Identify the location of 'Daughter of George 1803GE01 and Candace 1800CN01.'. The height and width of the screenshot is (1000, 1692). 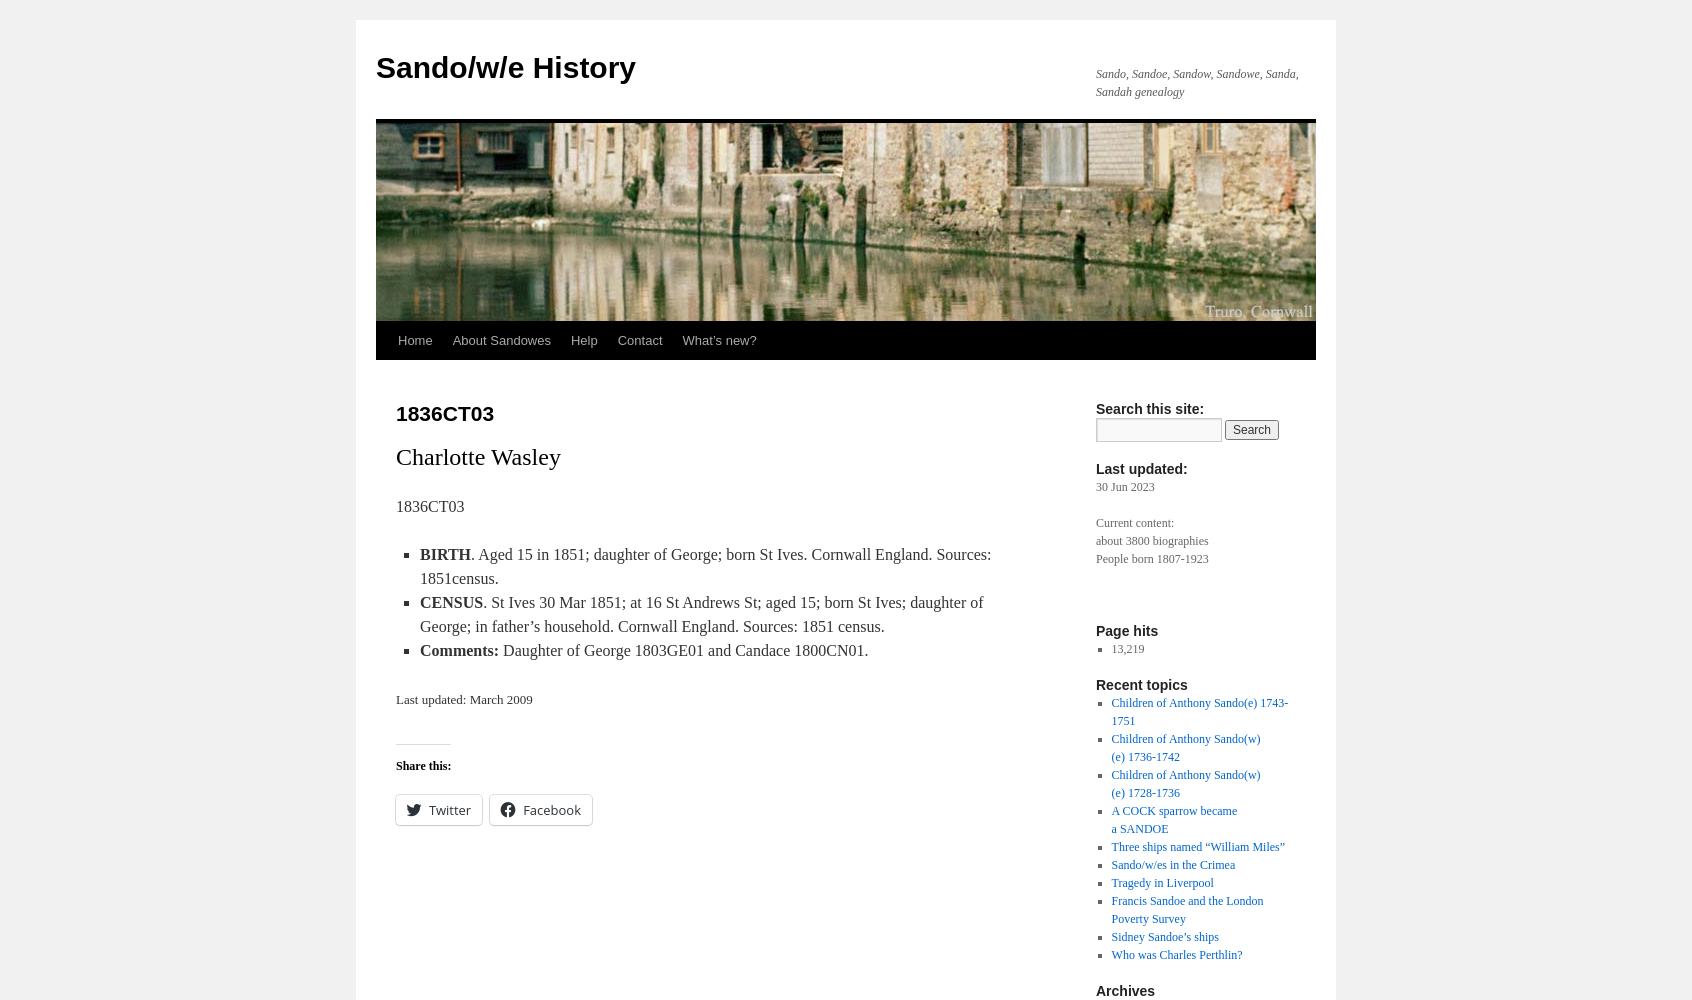
(683, 650).